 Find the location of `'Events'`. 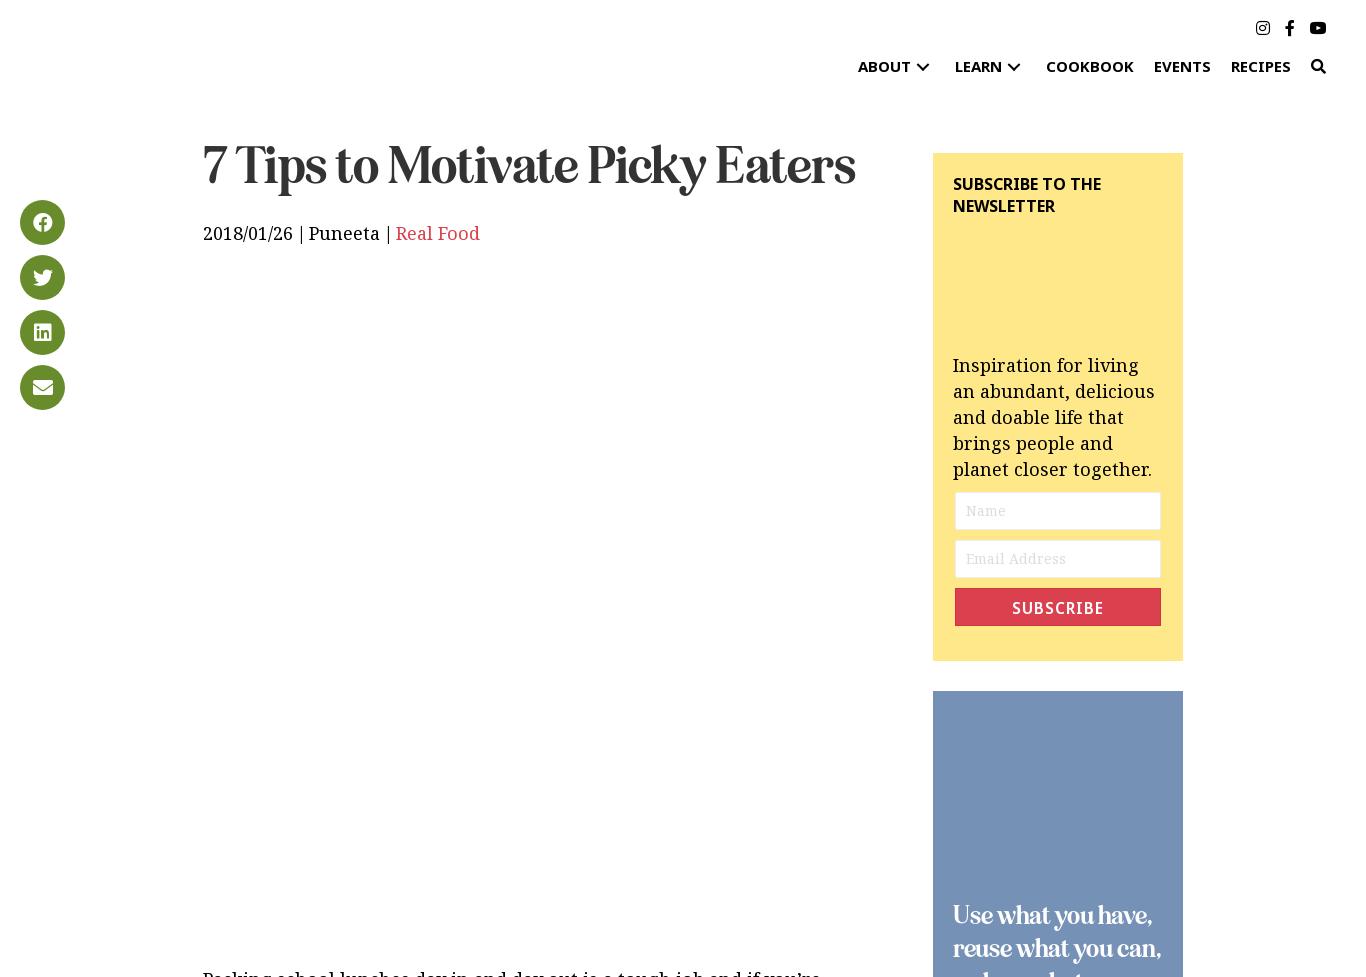

'Events' is located at coordinates (1182, 66).